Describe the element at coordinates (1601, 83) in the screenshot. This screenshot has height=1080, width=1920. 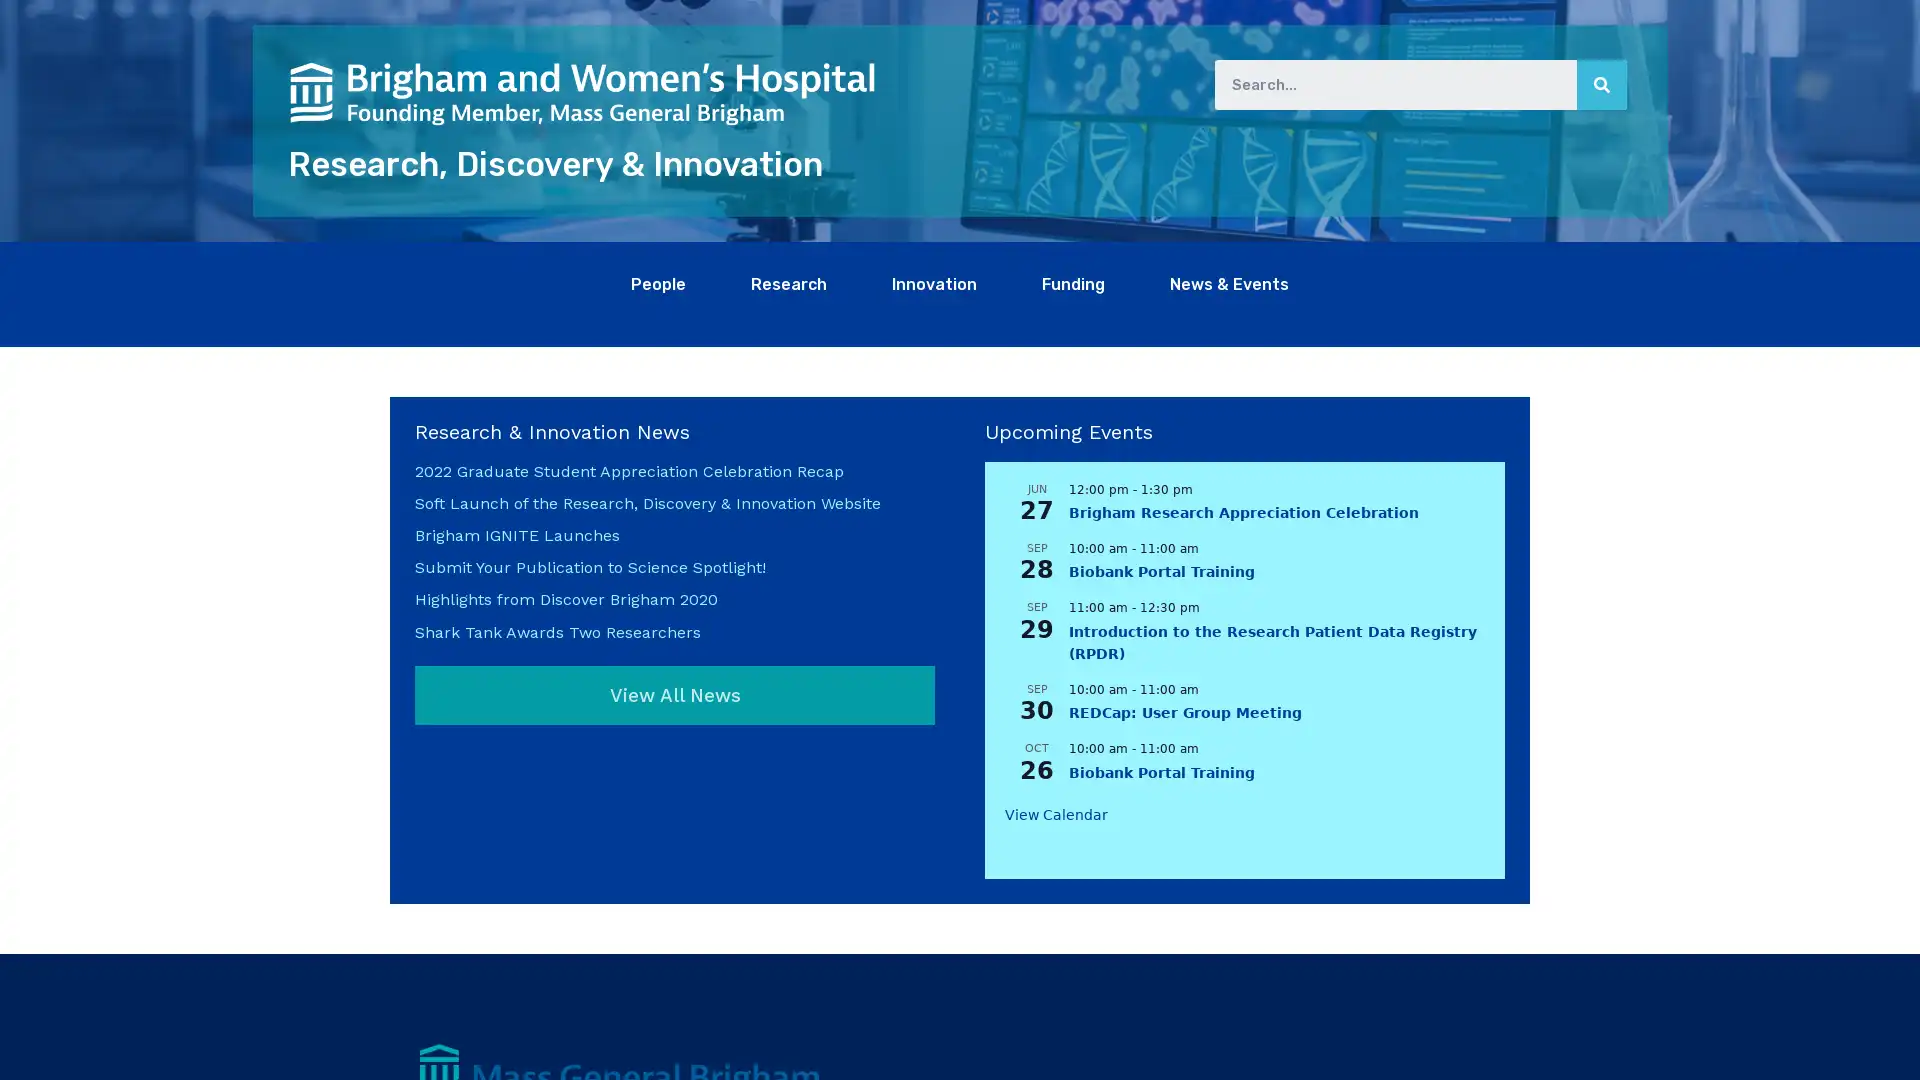
I see `Search` at that location.